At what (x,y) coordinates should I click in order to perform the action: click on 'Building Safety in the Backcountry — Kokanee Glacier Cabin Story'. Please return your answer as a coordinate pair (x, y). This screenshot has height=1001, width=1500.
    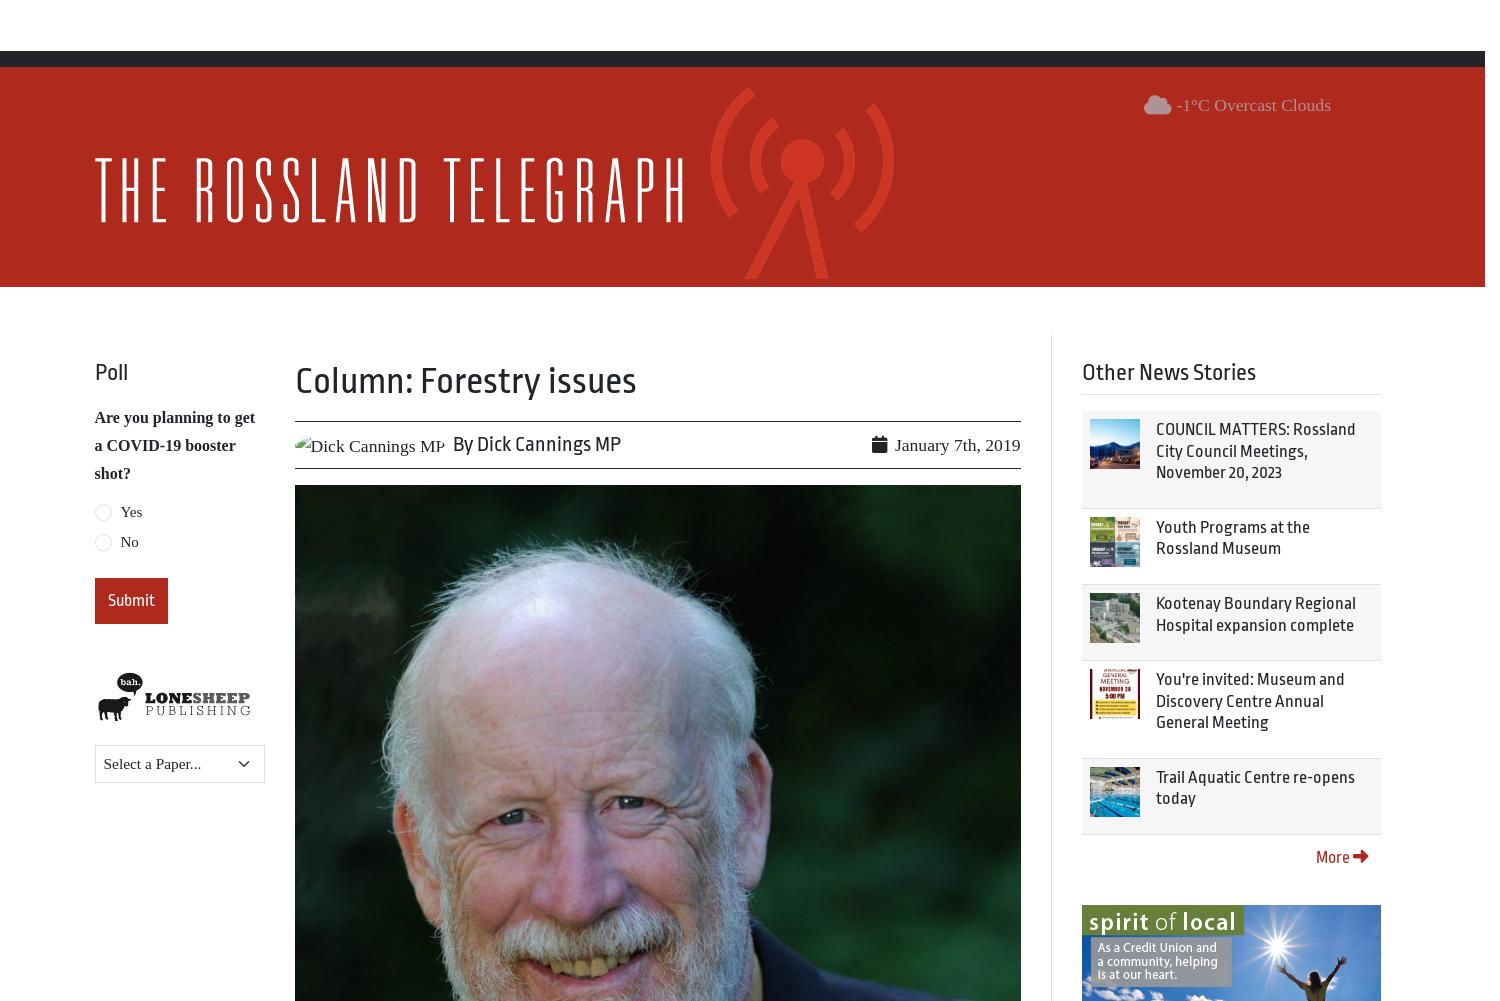
    Looking at the image, I should click on (544, 748).